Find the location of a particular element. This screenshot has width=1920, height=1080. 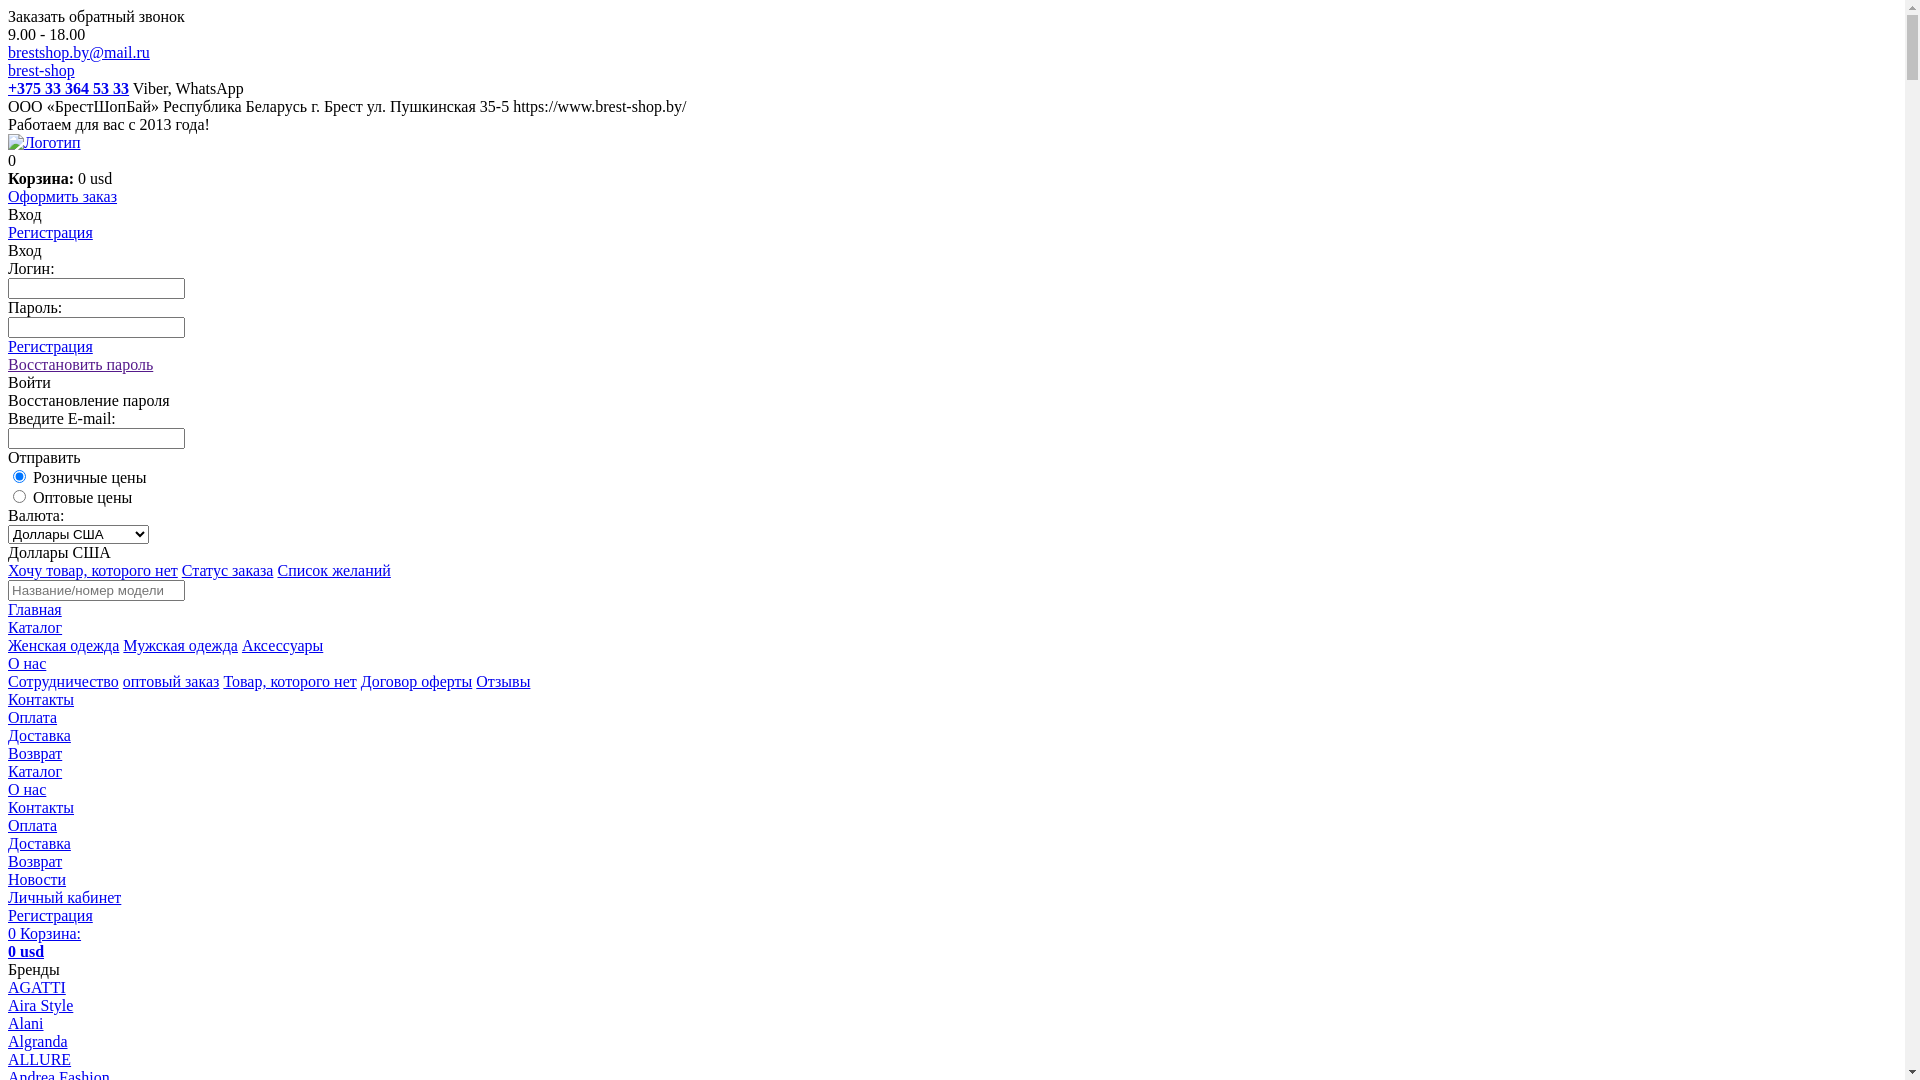

'brest-shop' is located at coordinates (41, 69).